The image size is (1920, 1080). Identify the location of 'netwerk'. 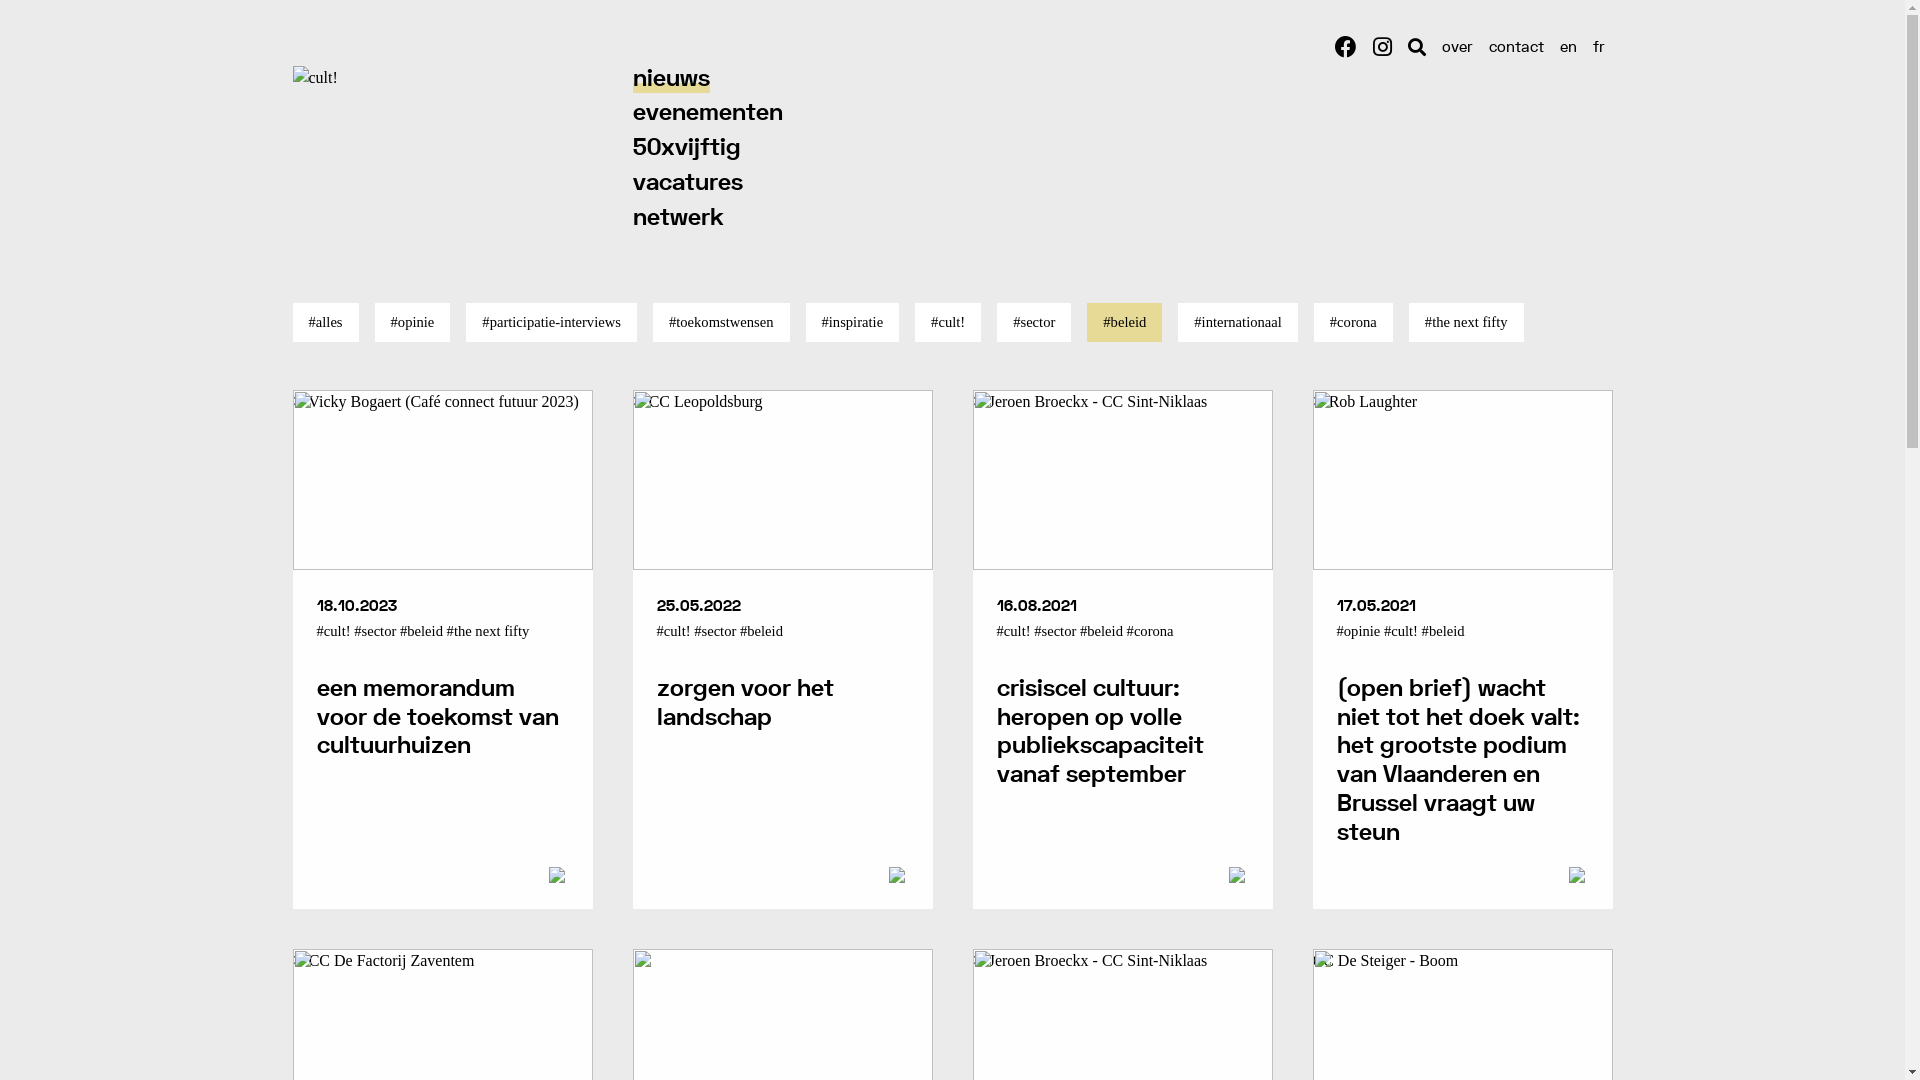
(677, 218).